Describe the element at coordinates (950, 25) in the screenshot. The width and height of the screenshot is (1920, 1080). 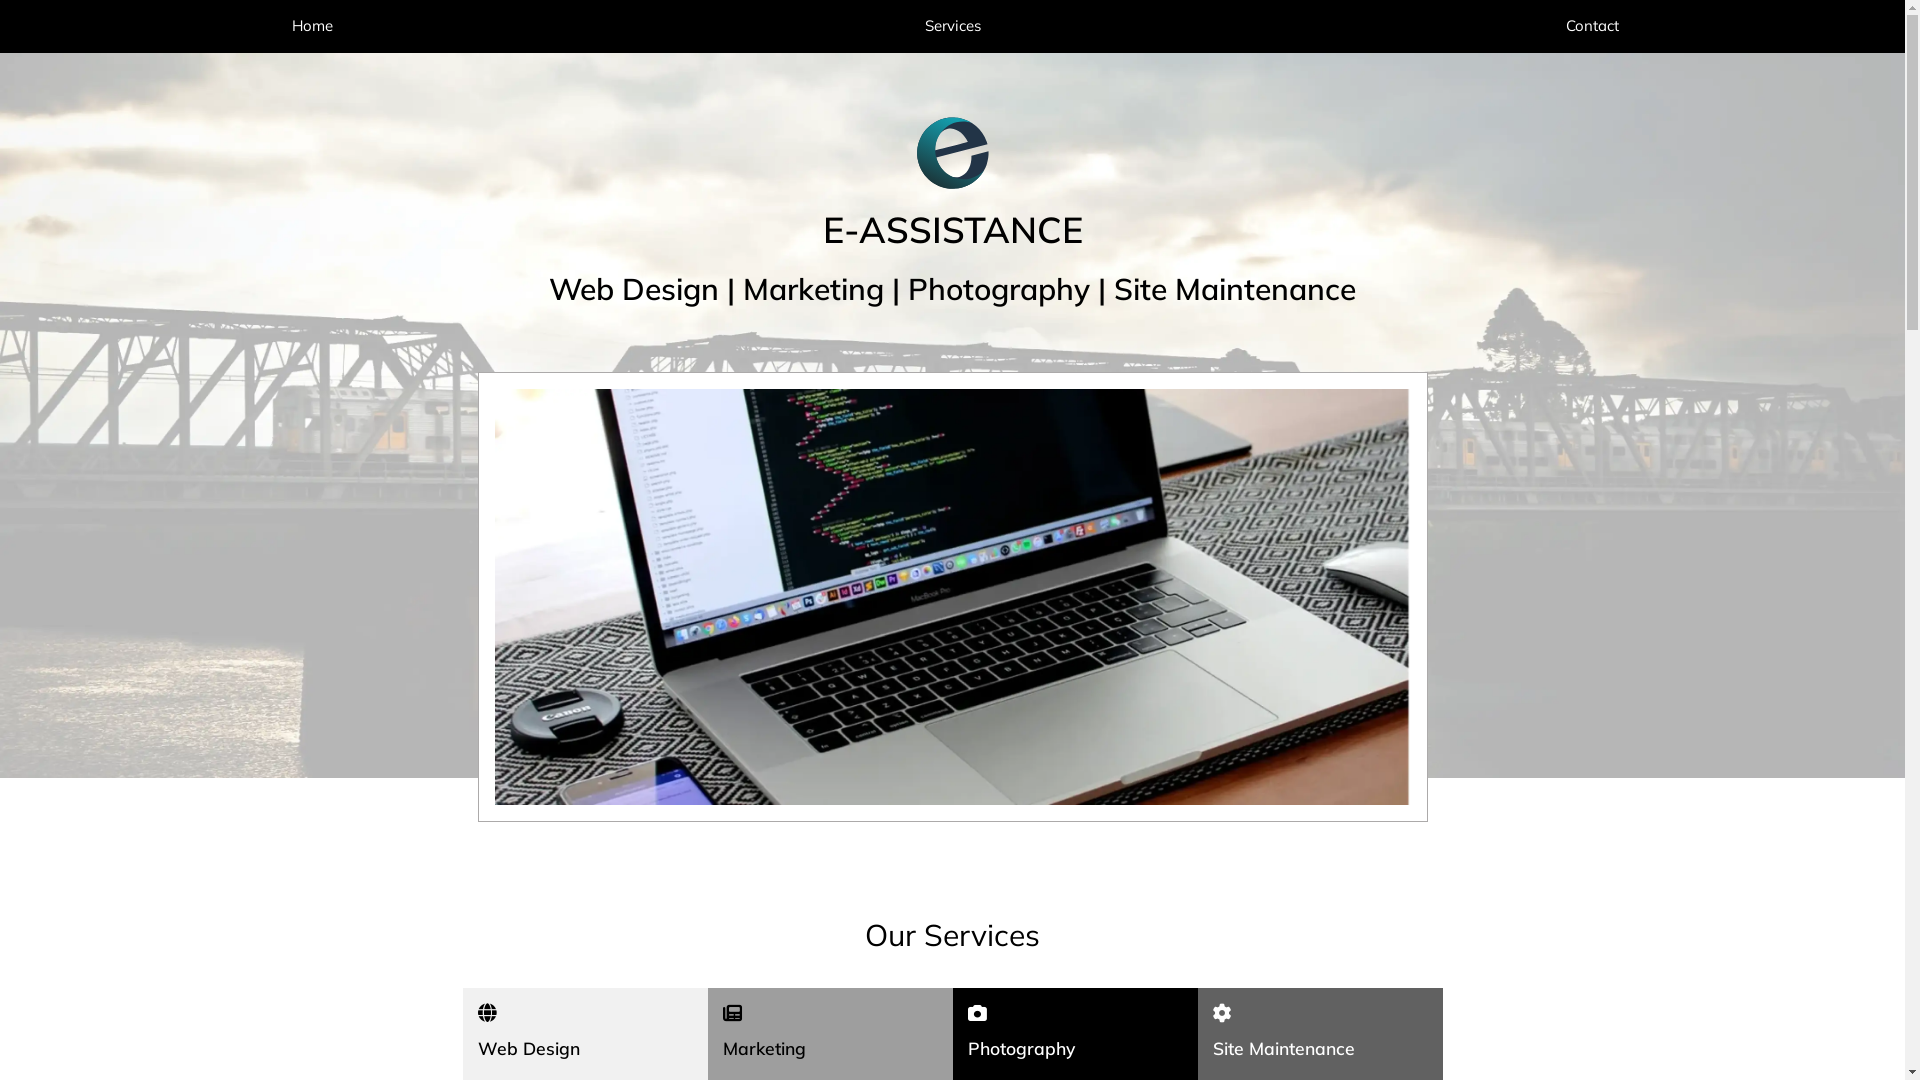
I see `'Services'` at that location.